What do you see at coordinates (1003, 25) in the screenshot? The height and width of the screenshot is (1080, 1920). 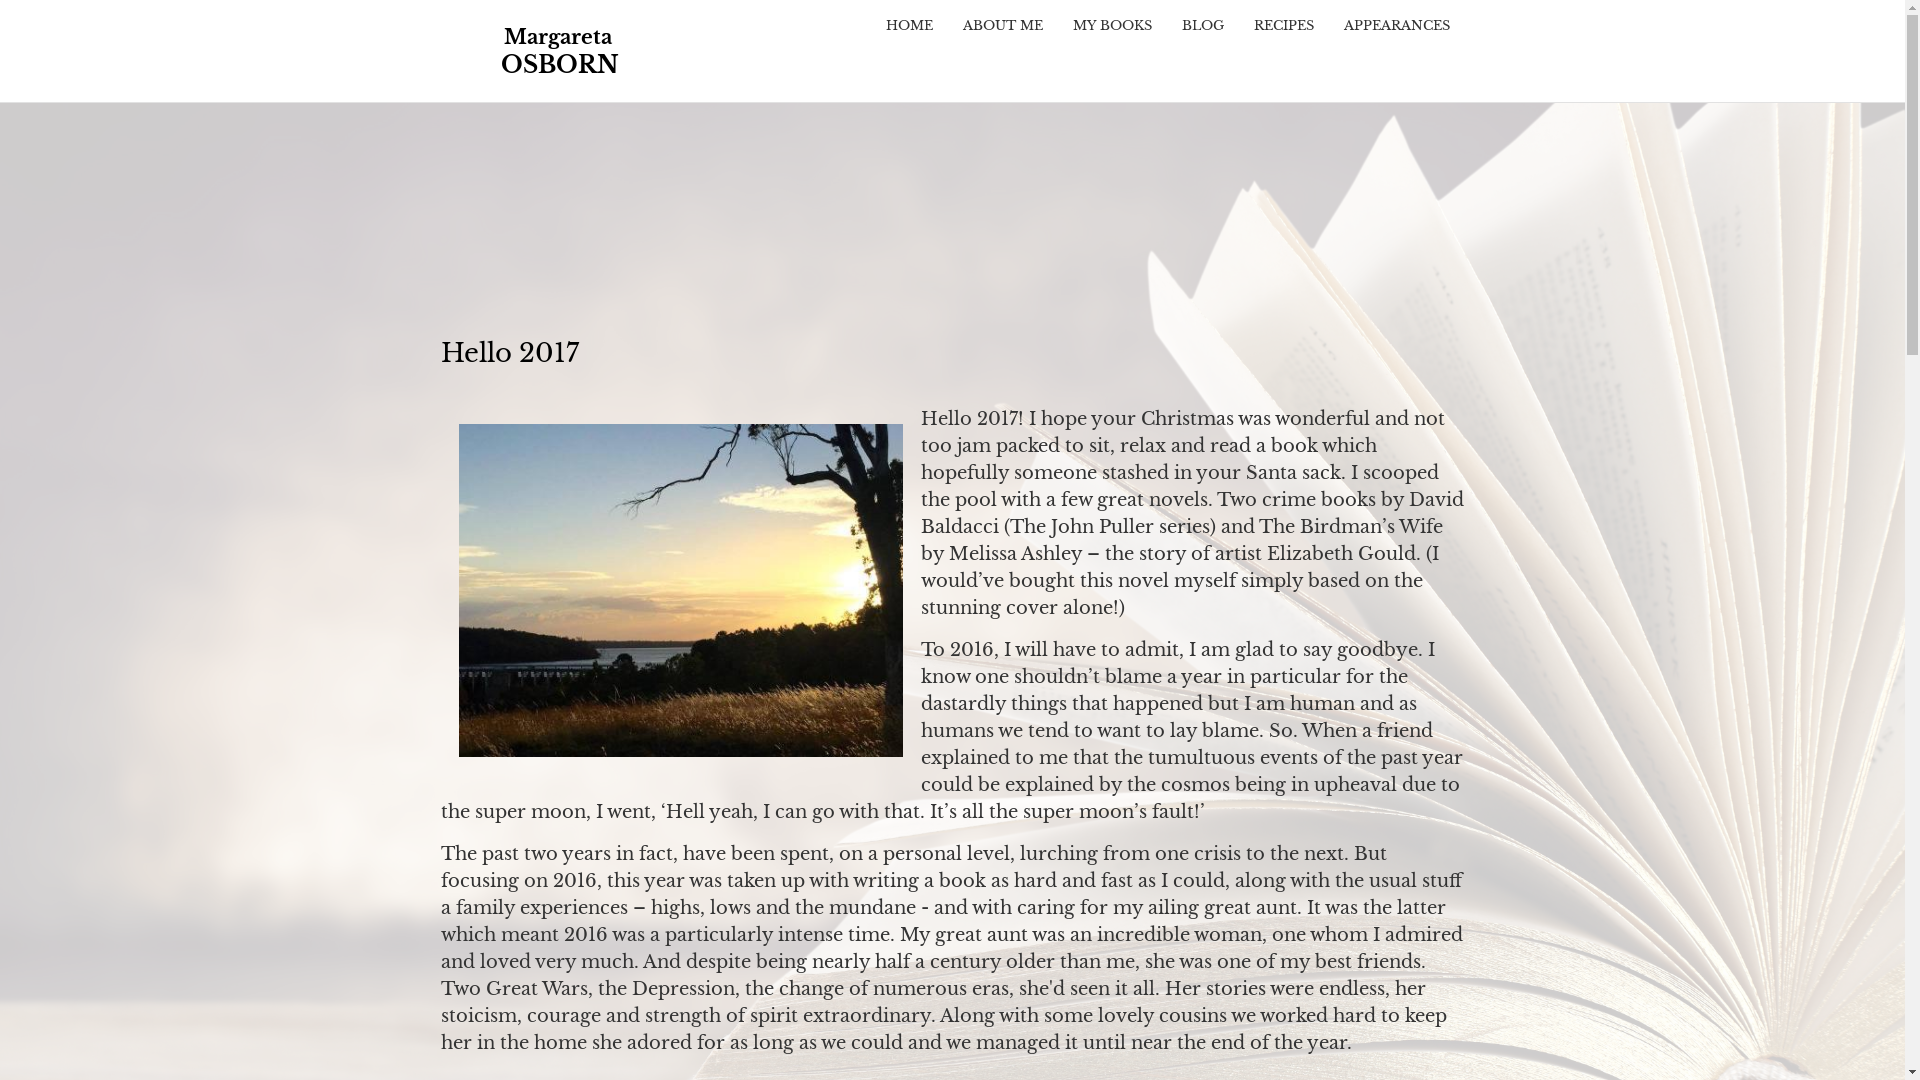 I see `'ABOUT ME'` at bounding box center [1003, 25].